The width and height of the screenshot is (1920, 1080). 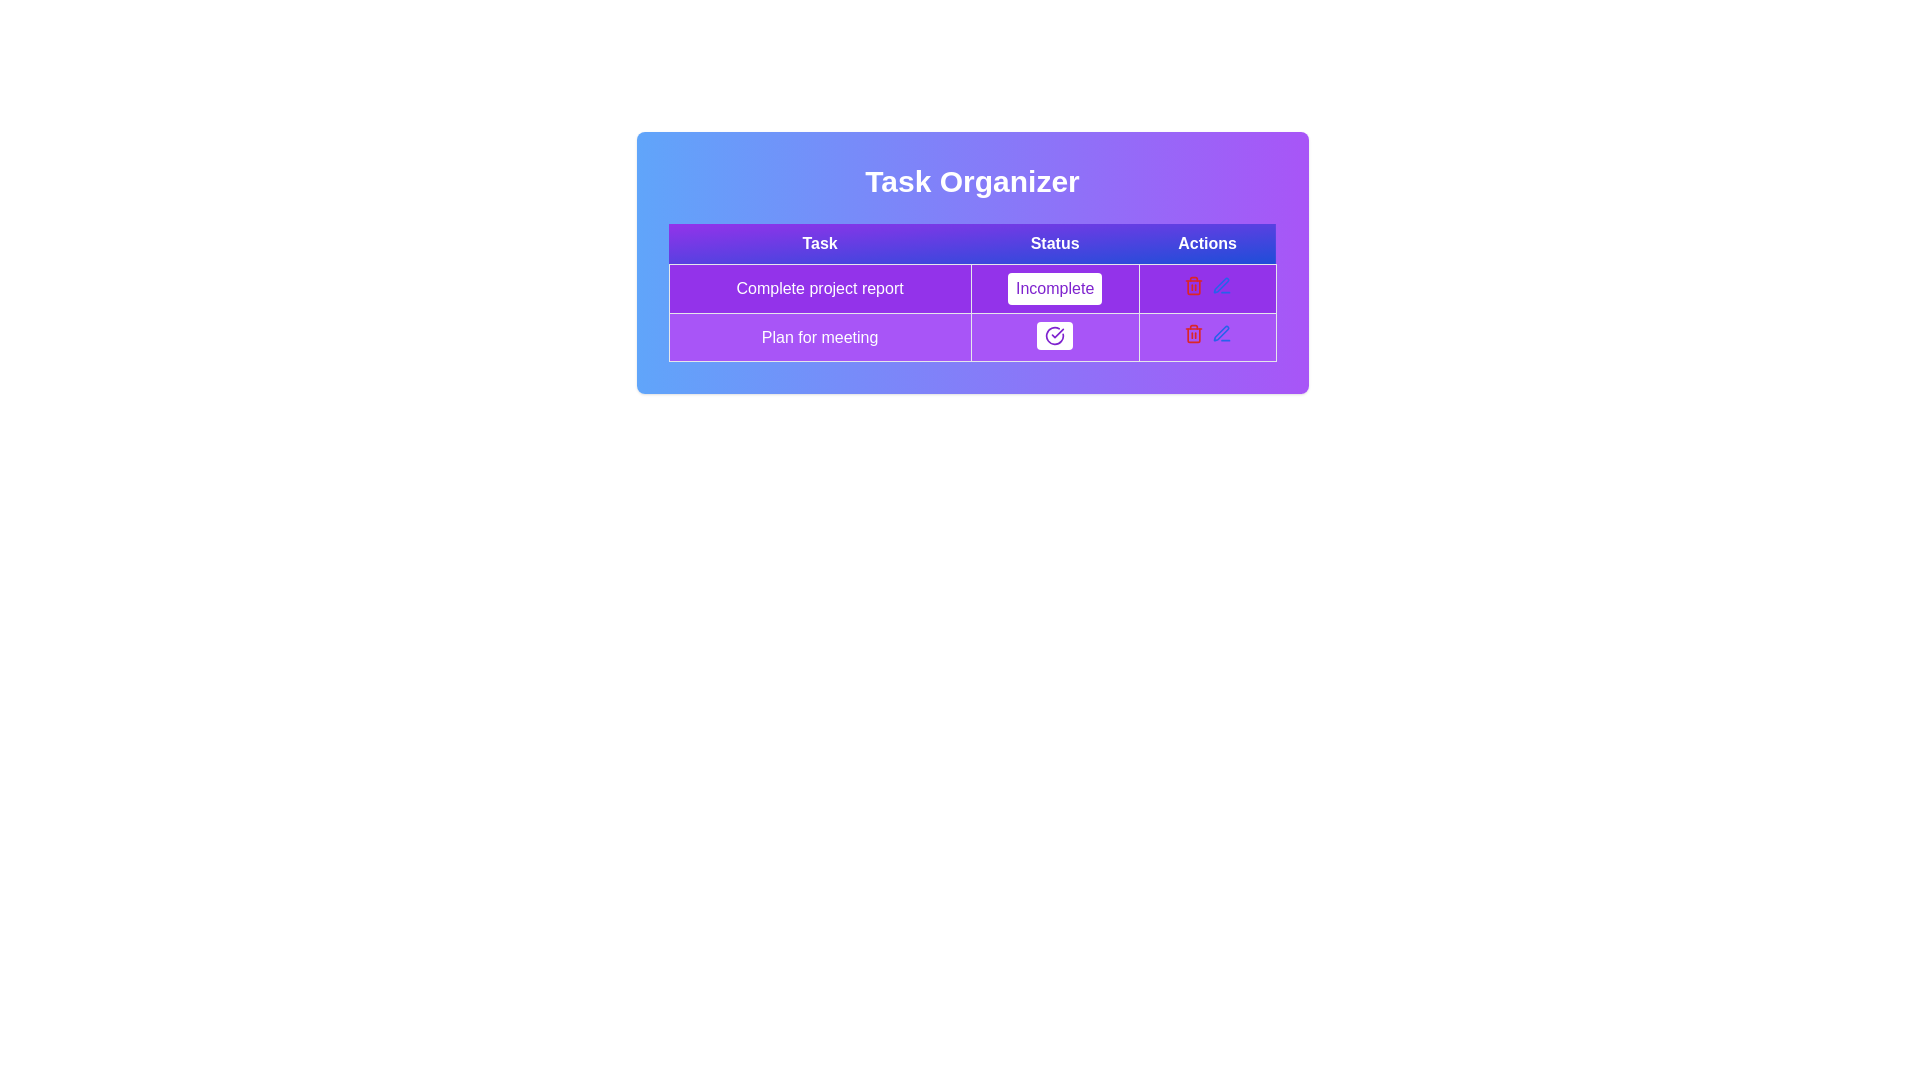 What do you see at coordinates (972, 312) in the screenshot?
I see `the Composite Table Cell containing the text 'Complete project report Incomplete Plan for meeting', which has a purple background and white text` at bounding box center [972, 312].